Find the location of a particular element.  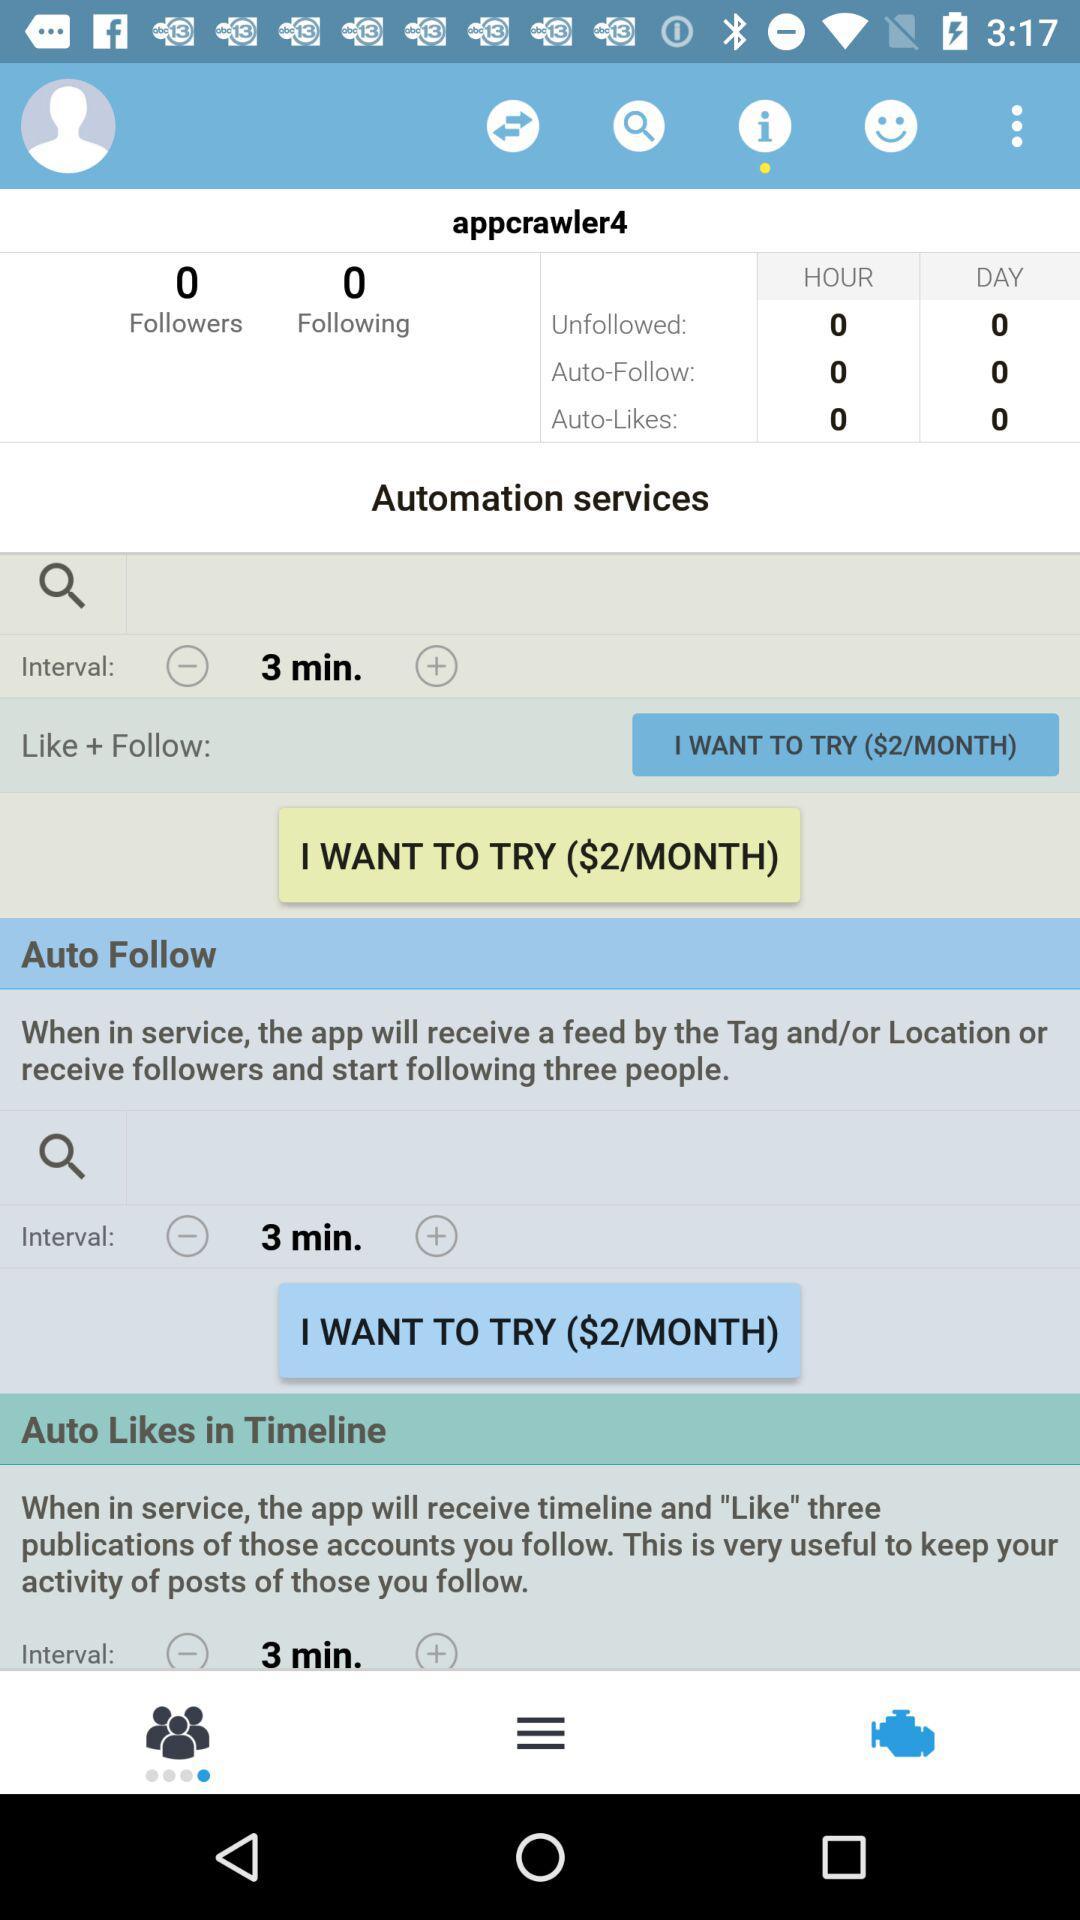

advance minutes is located at coordinates (435, 666).